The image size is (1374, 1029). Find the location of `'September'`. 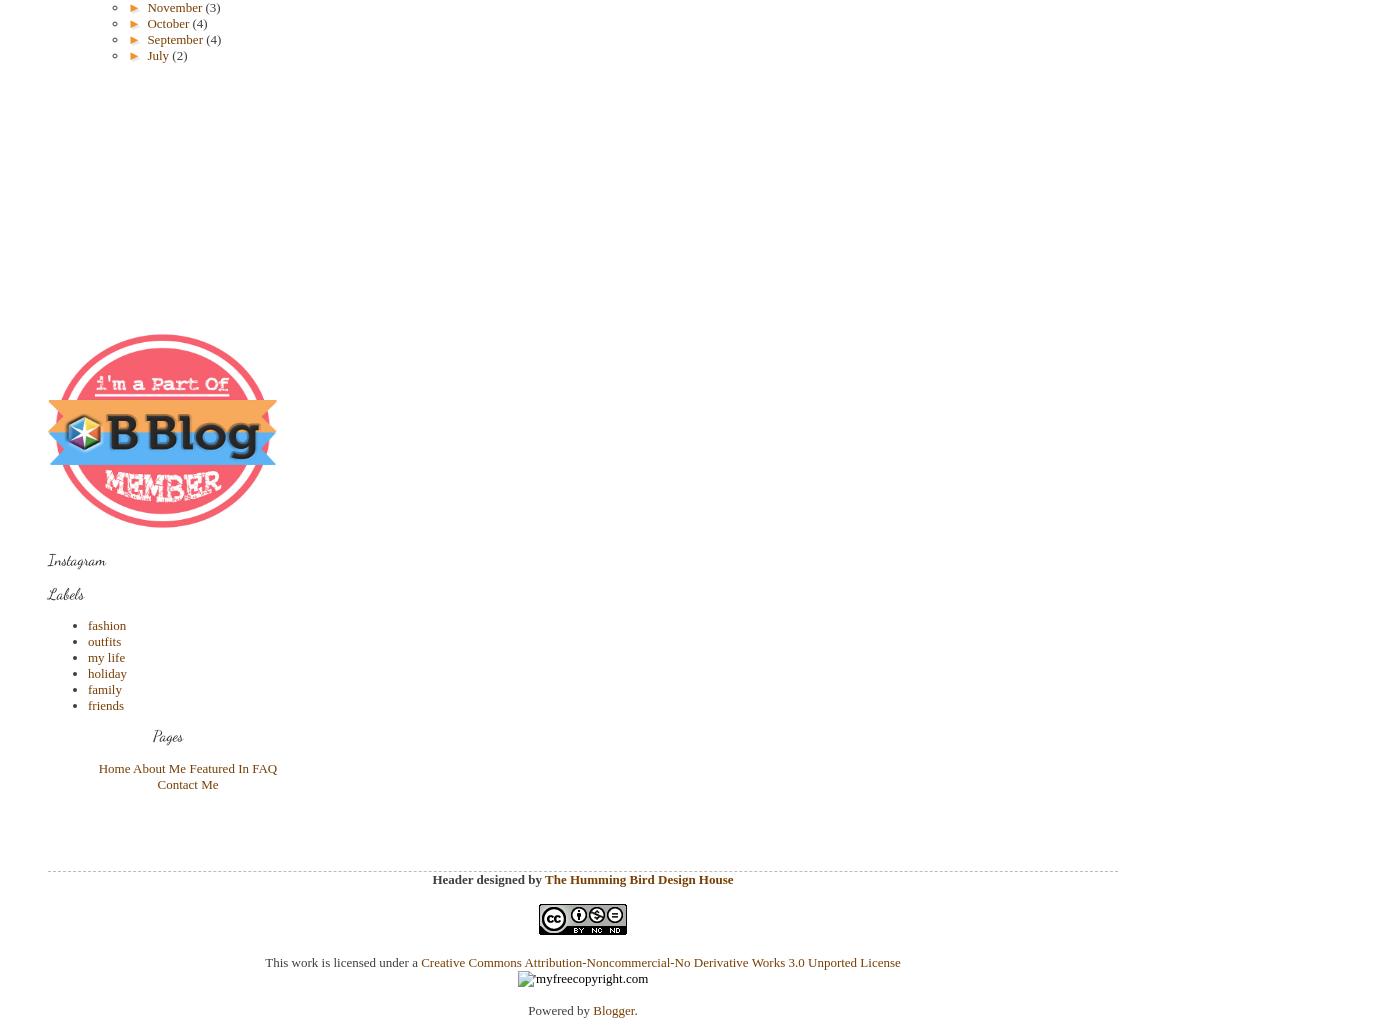

'September' is located at coordinates (175, 39).